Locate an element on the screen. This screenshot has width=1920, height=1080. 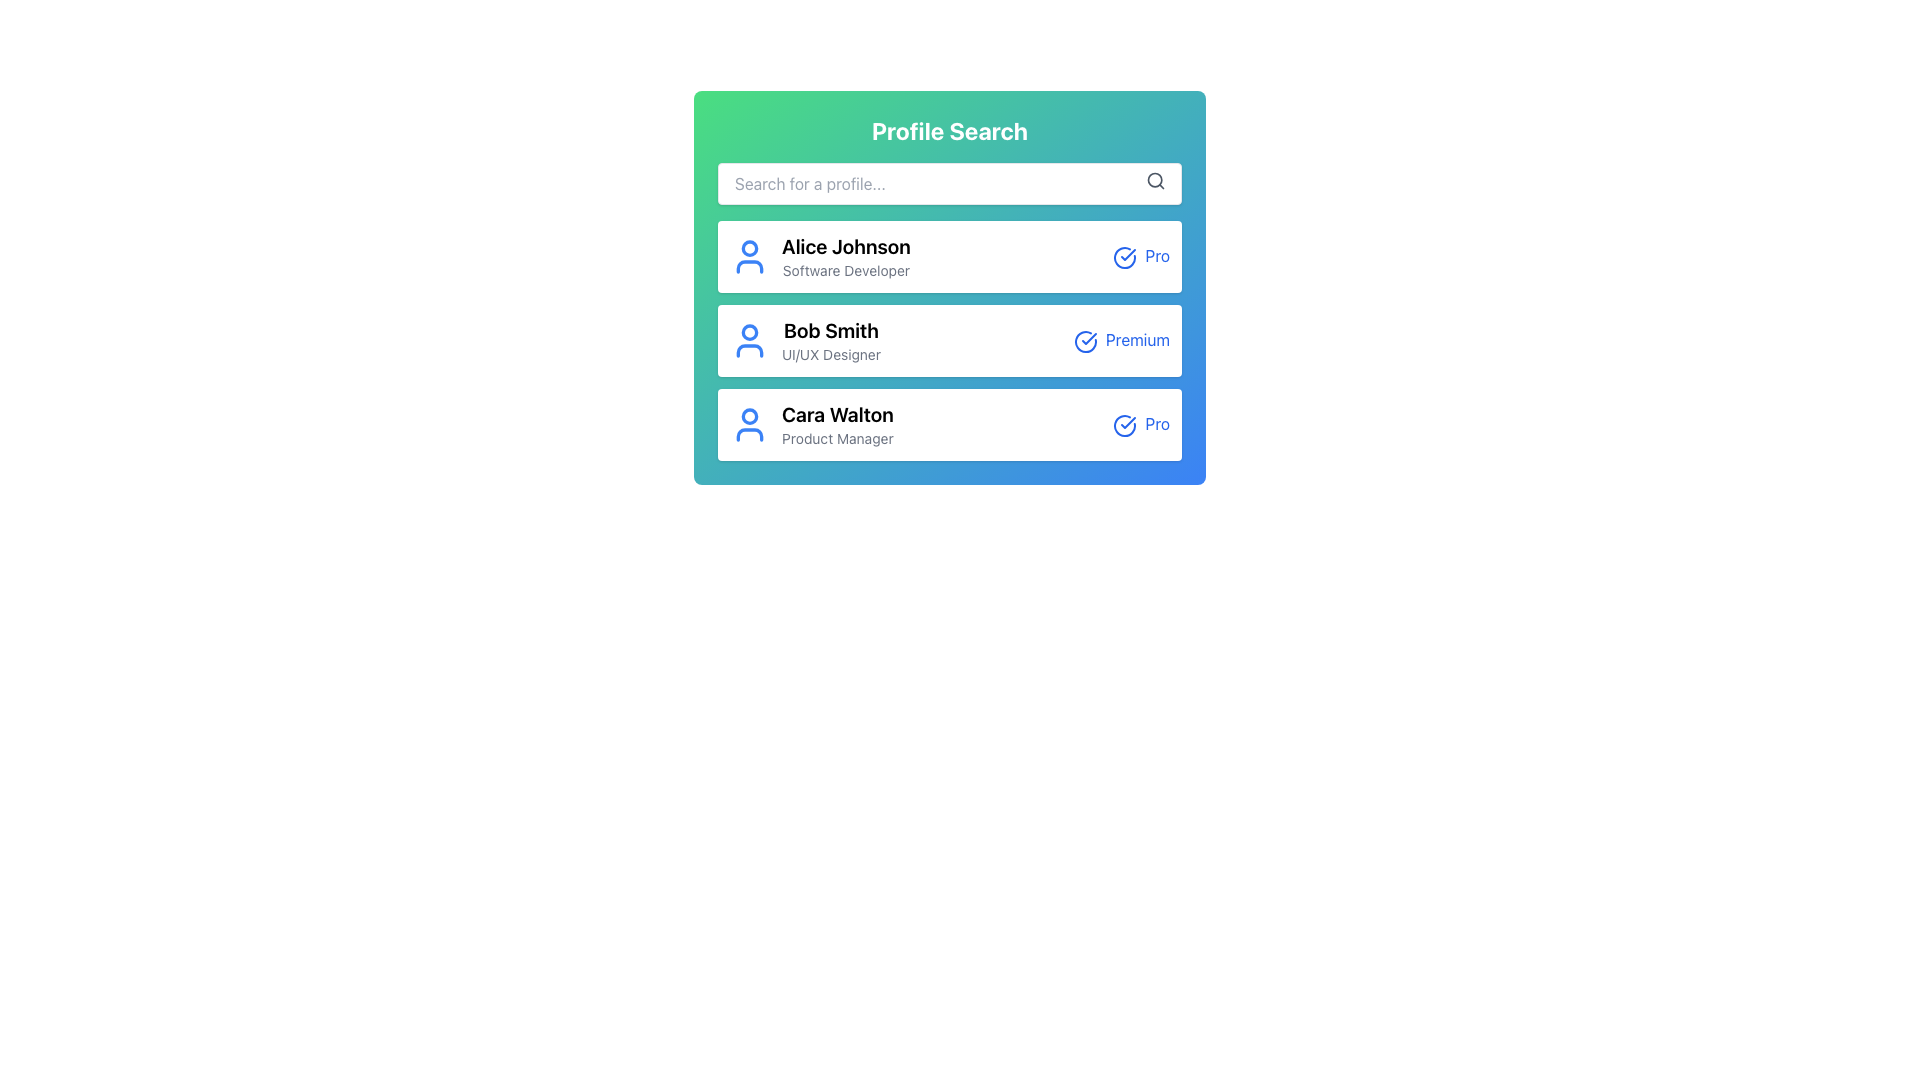
circular icon with a blue outline and checkmark, associated with the 'Premium' label next to 'Bob Smith' in the profile list is located at coordinates (1084, 340).